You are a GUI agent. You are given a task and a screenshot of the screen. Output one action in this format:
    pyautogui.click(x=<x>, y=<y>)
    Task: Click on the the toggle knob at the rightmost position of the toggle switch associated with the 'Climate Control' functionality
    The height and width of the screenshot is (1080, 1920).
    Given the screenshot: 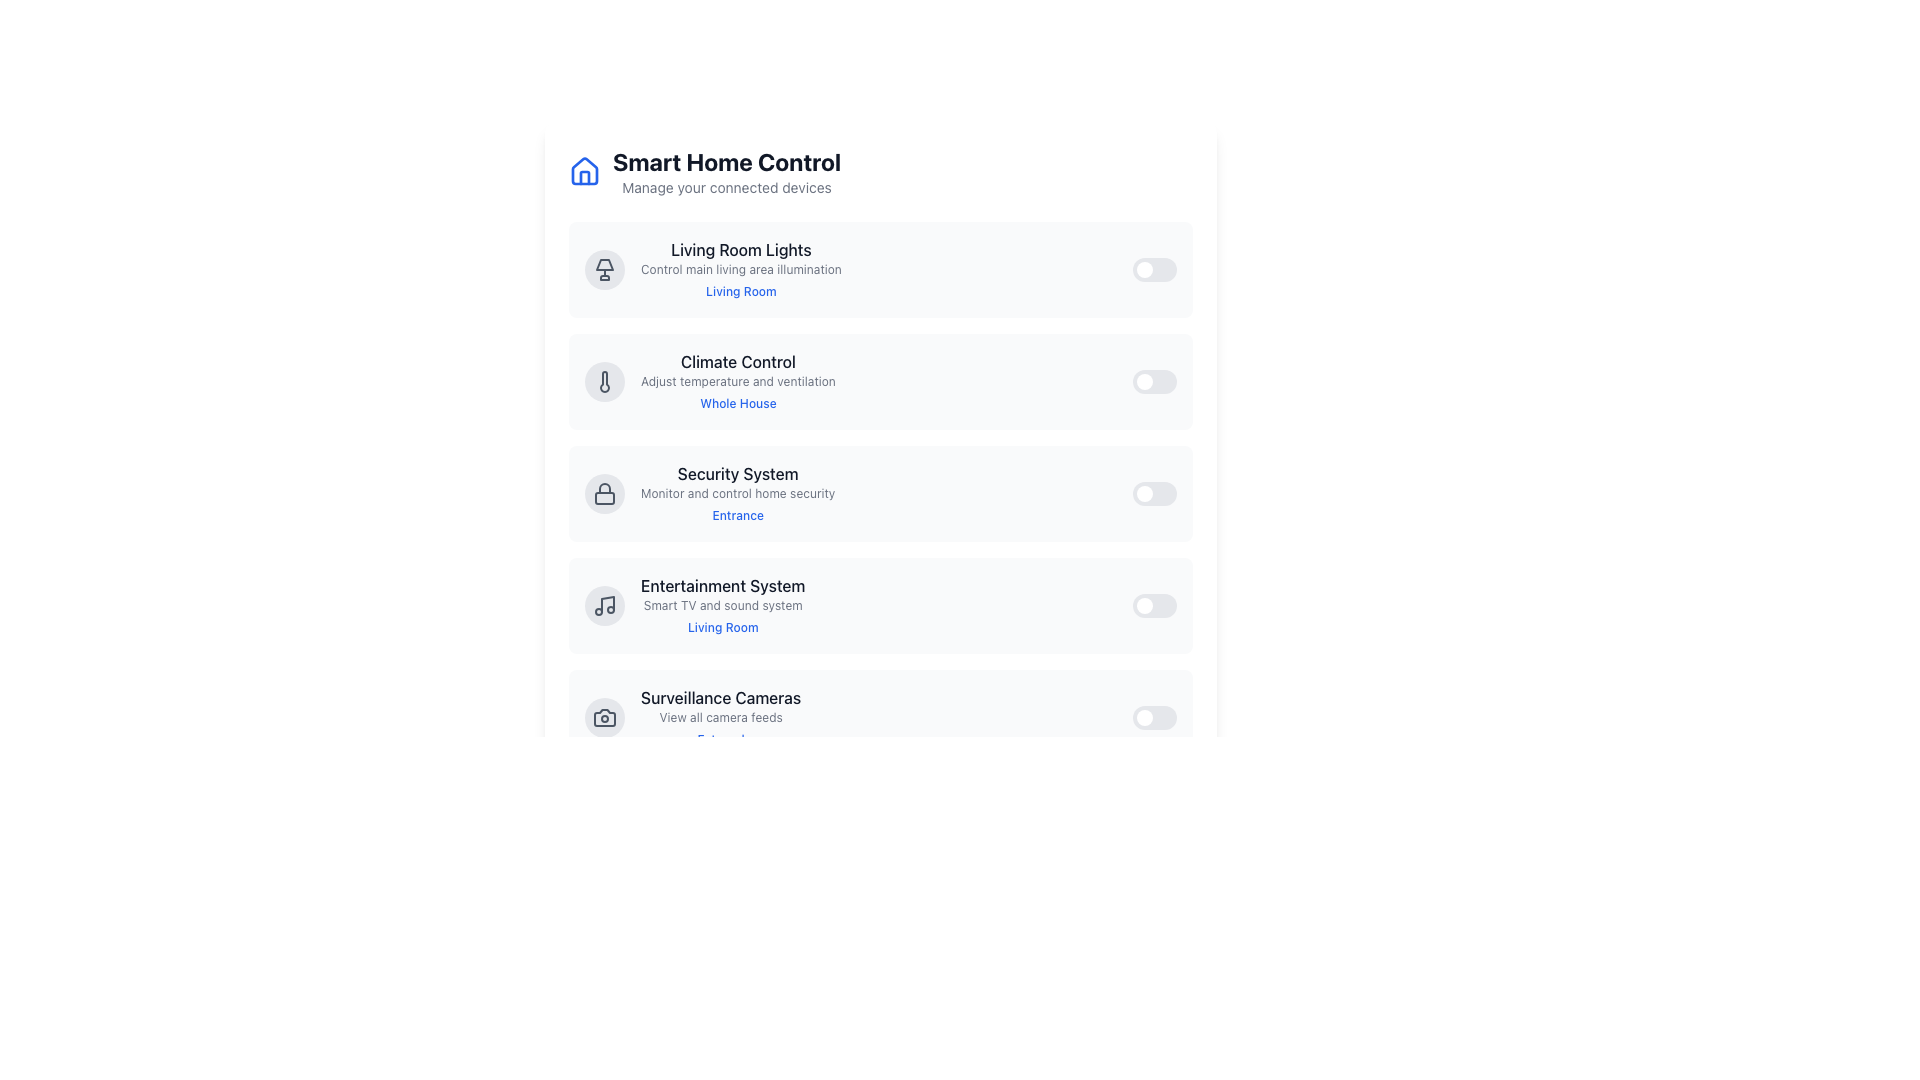 What is the action you would take?
    pyautogui.click(x=1145, y=381)
    